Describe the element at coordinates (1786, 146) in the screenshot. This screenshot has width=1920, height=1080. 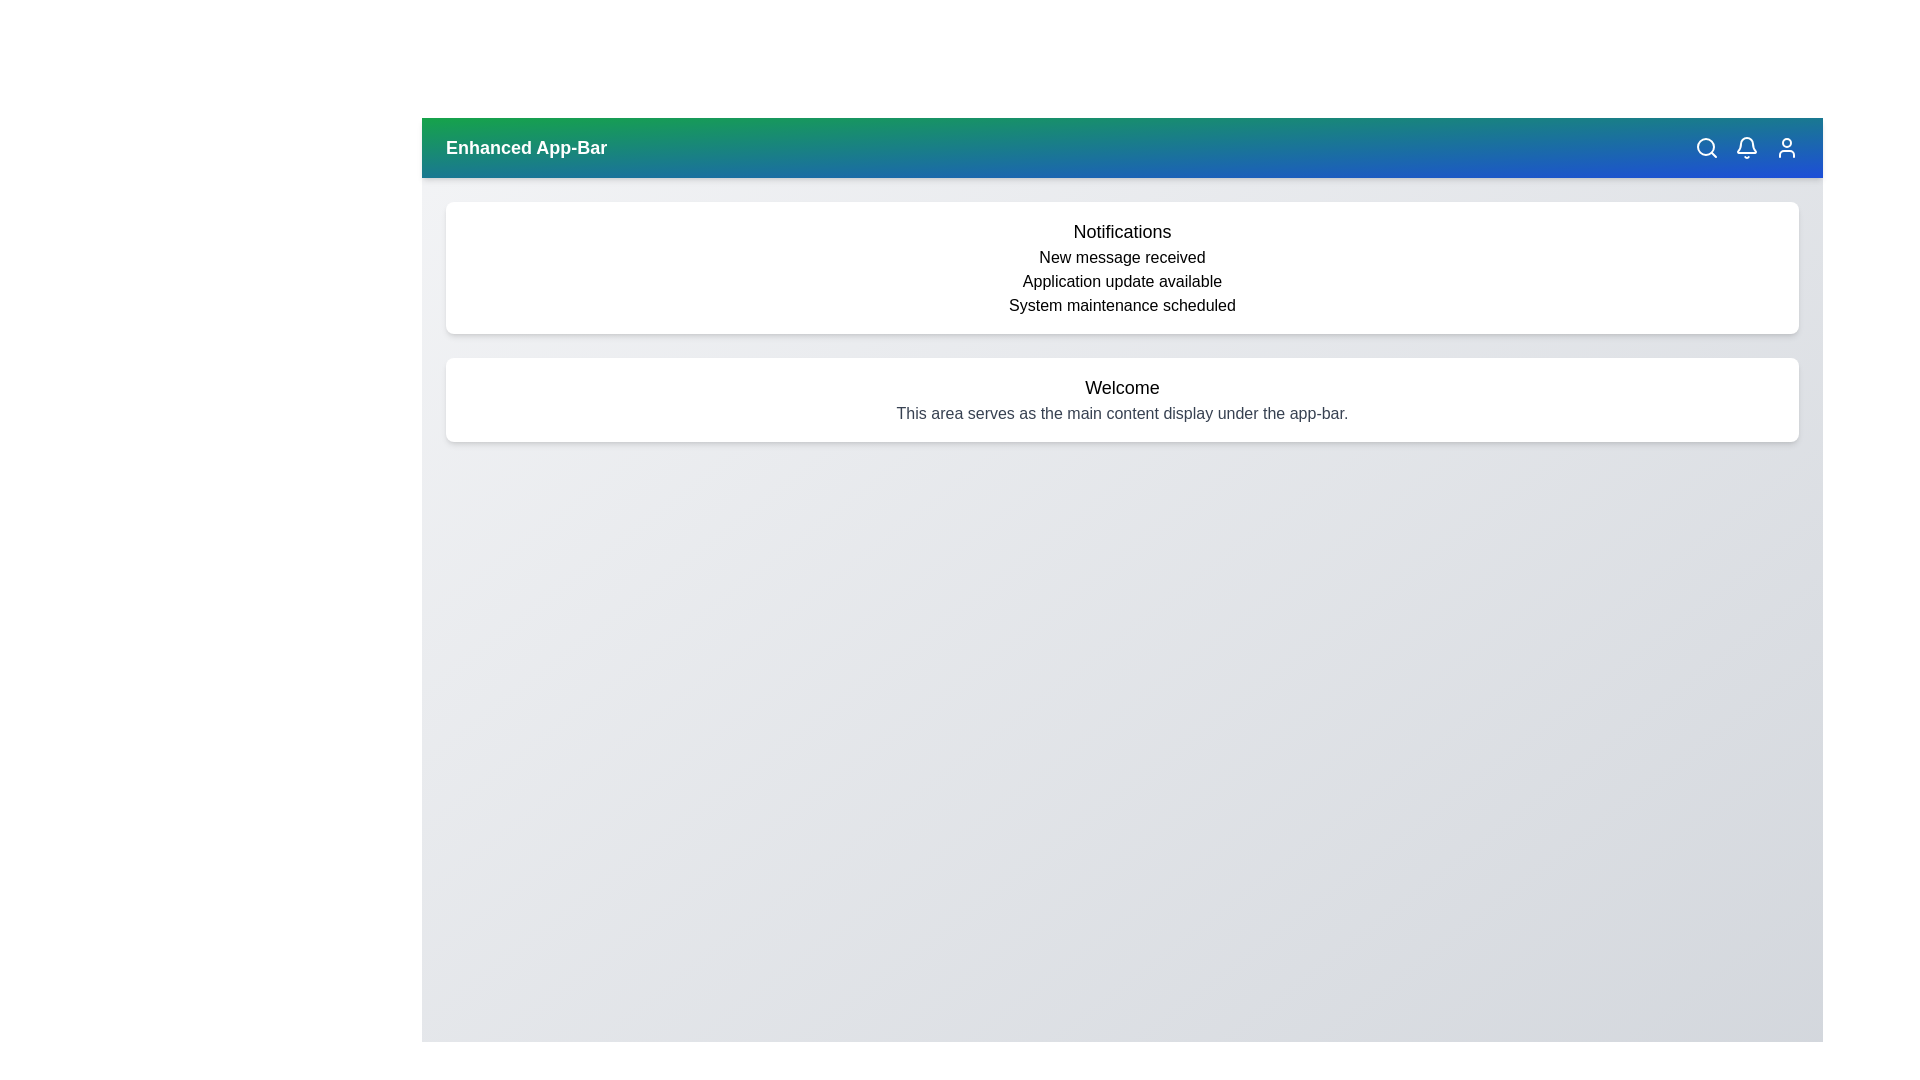
I see `the user icon to access user-related features` at that location.